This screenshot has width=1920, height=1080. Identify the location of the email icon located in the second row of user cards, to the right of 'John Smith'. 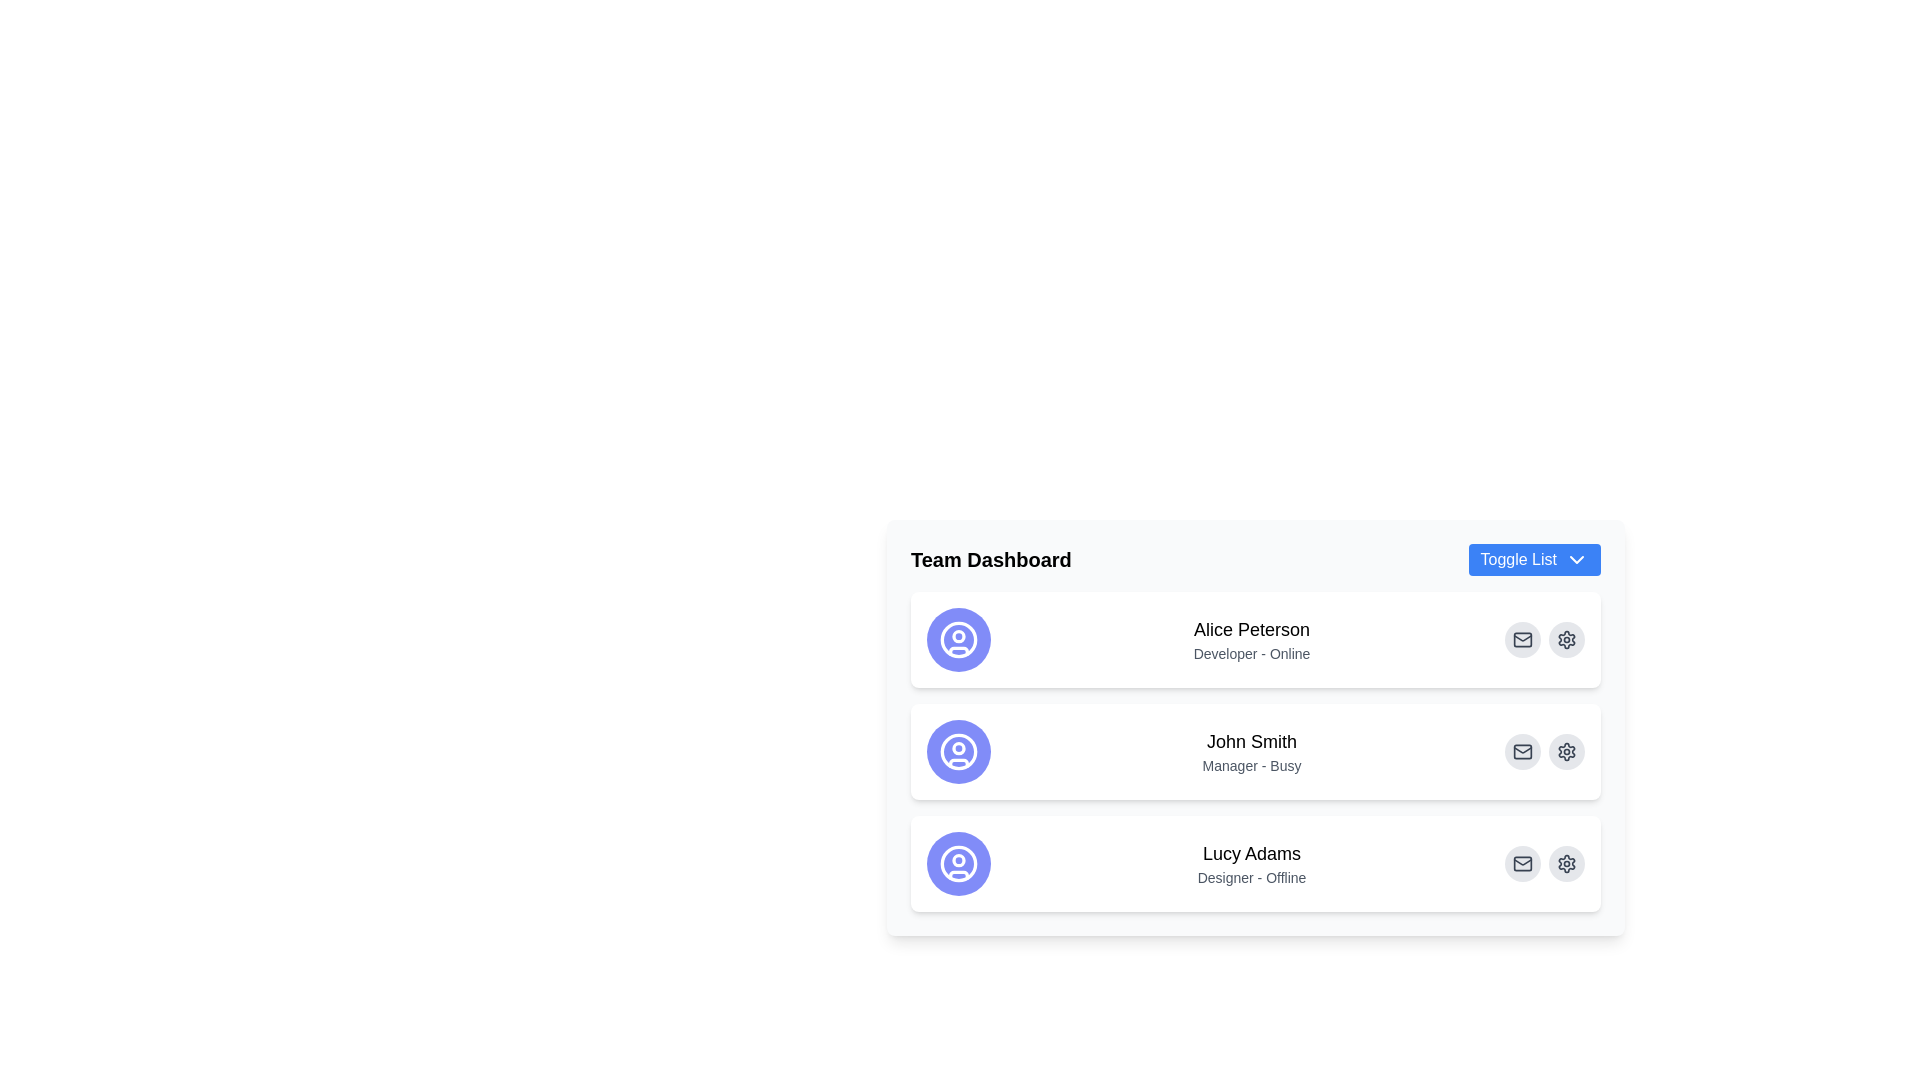
(1521, 752).